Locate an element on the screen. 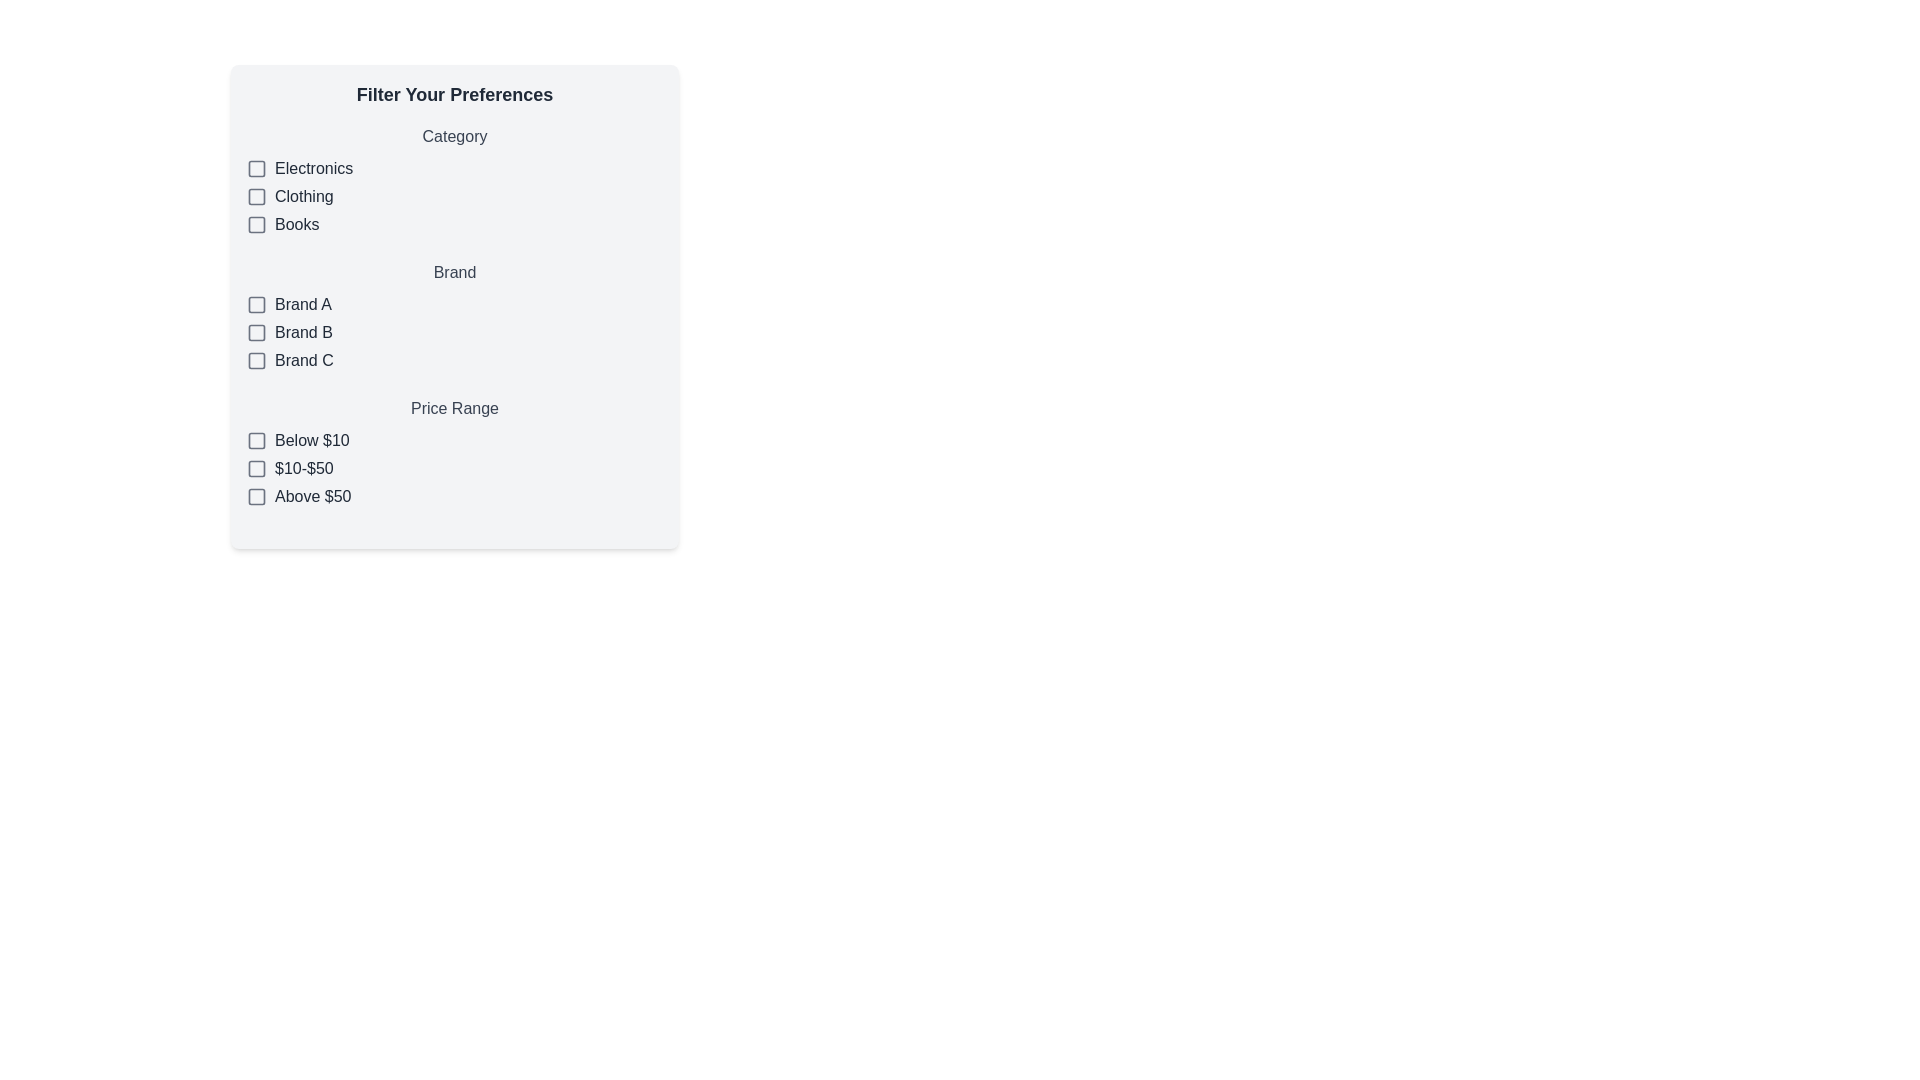 Image resolution: width=1920 pixels, height=1080 pixels. the first checkbox labeled 'Brand A' under the 'Brand' section is located at coordinates (454, 304).